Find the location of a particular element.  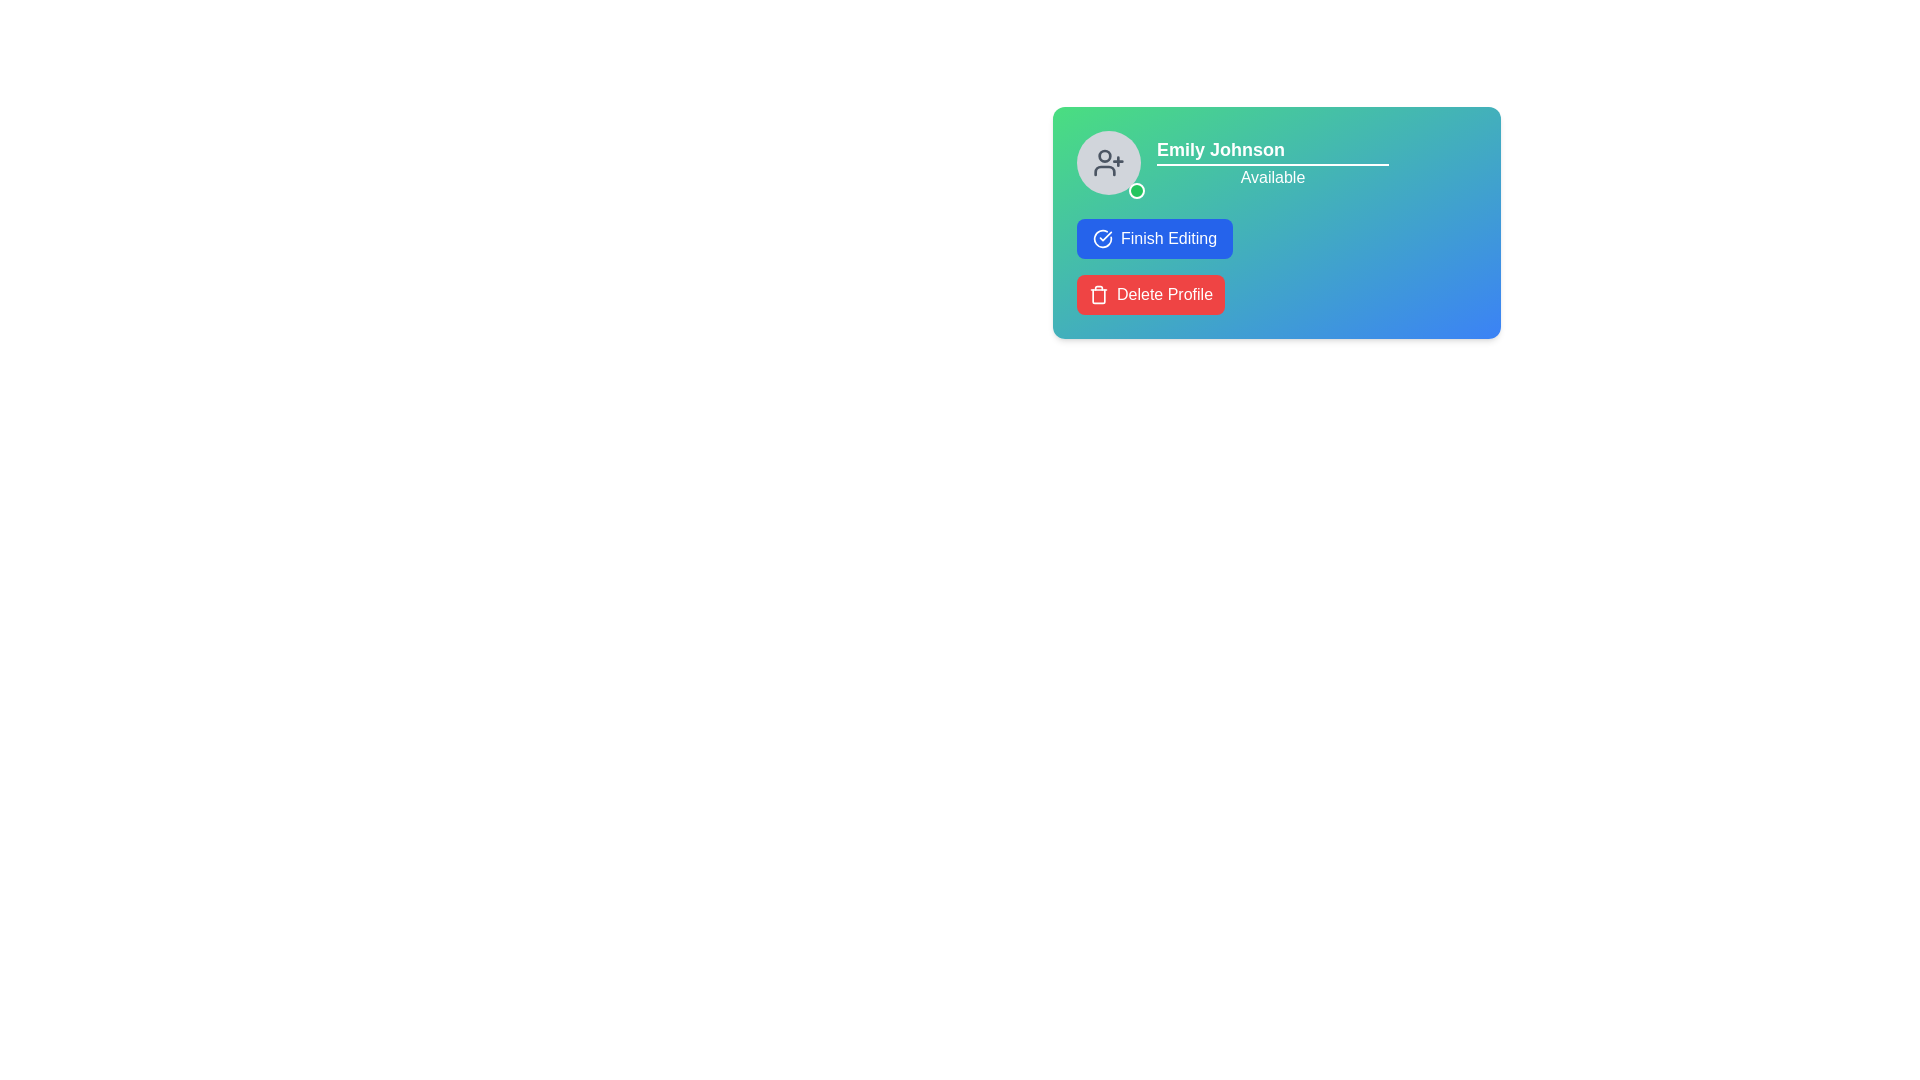

the blue 'Finish Editing' button with a white circular checkmark icon to finalize the editing is located at coordinates (1155, 238).